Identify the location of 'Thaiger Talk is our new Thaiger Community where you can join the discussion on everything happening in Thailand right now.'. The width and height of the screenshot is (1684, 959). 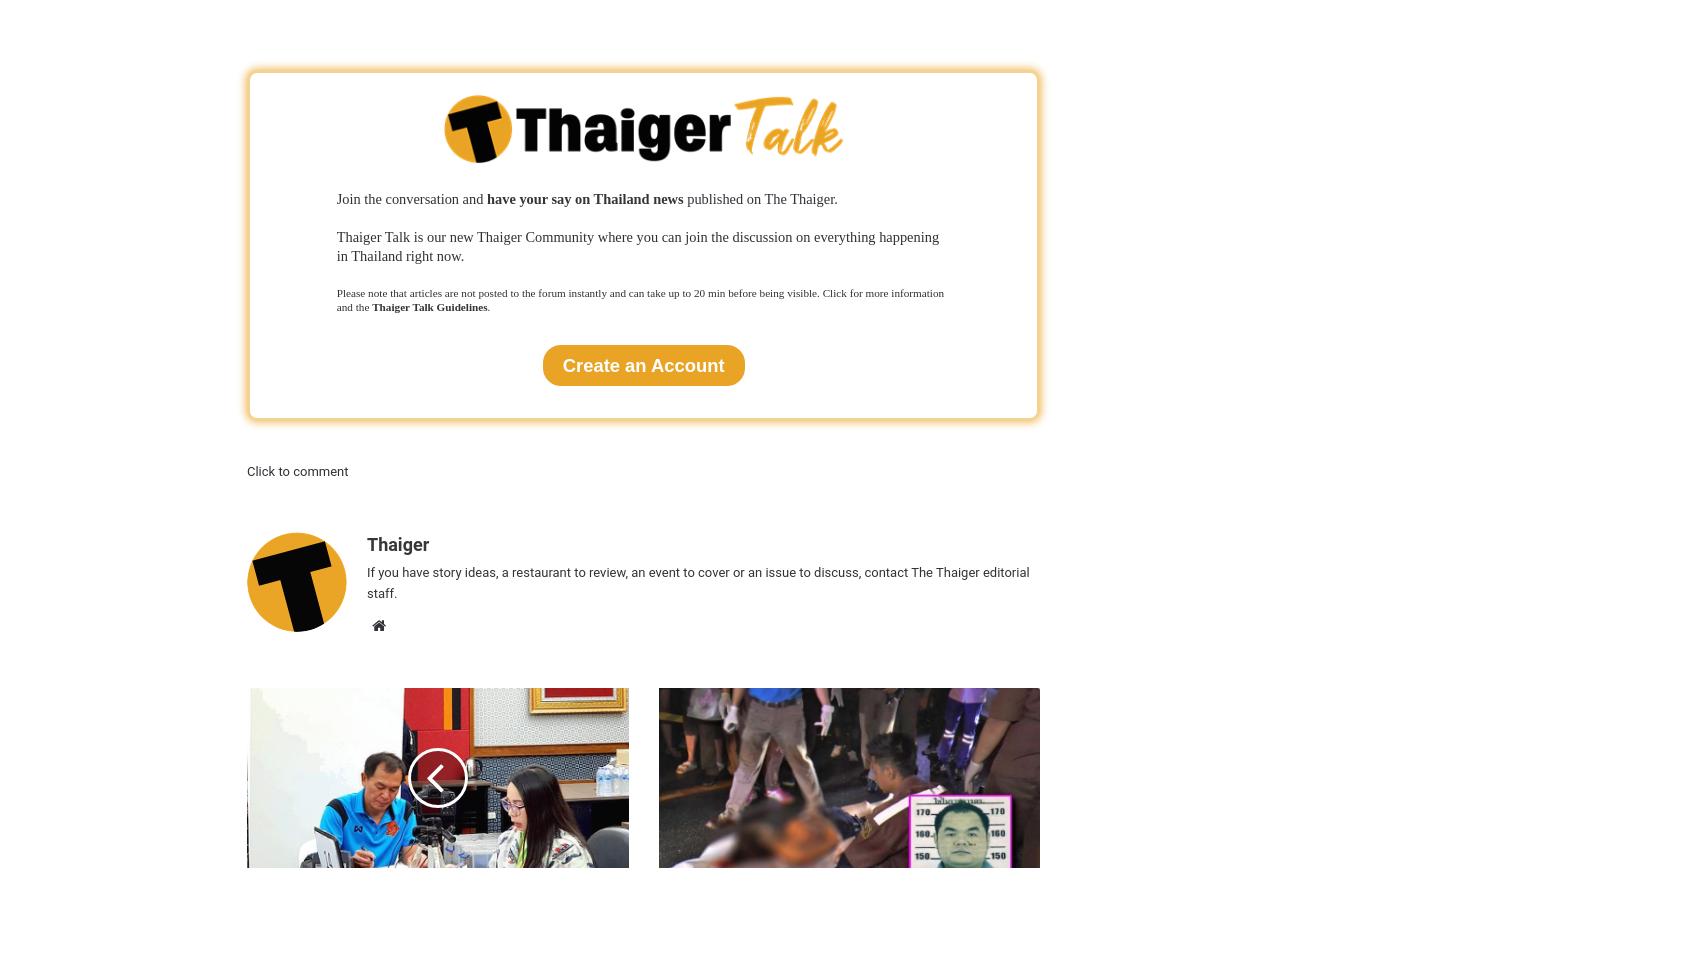
(637, 246).